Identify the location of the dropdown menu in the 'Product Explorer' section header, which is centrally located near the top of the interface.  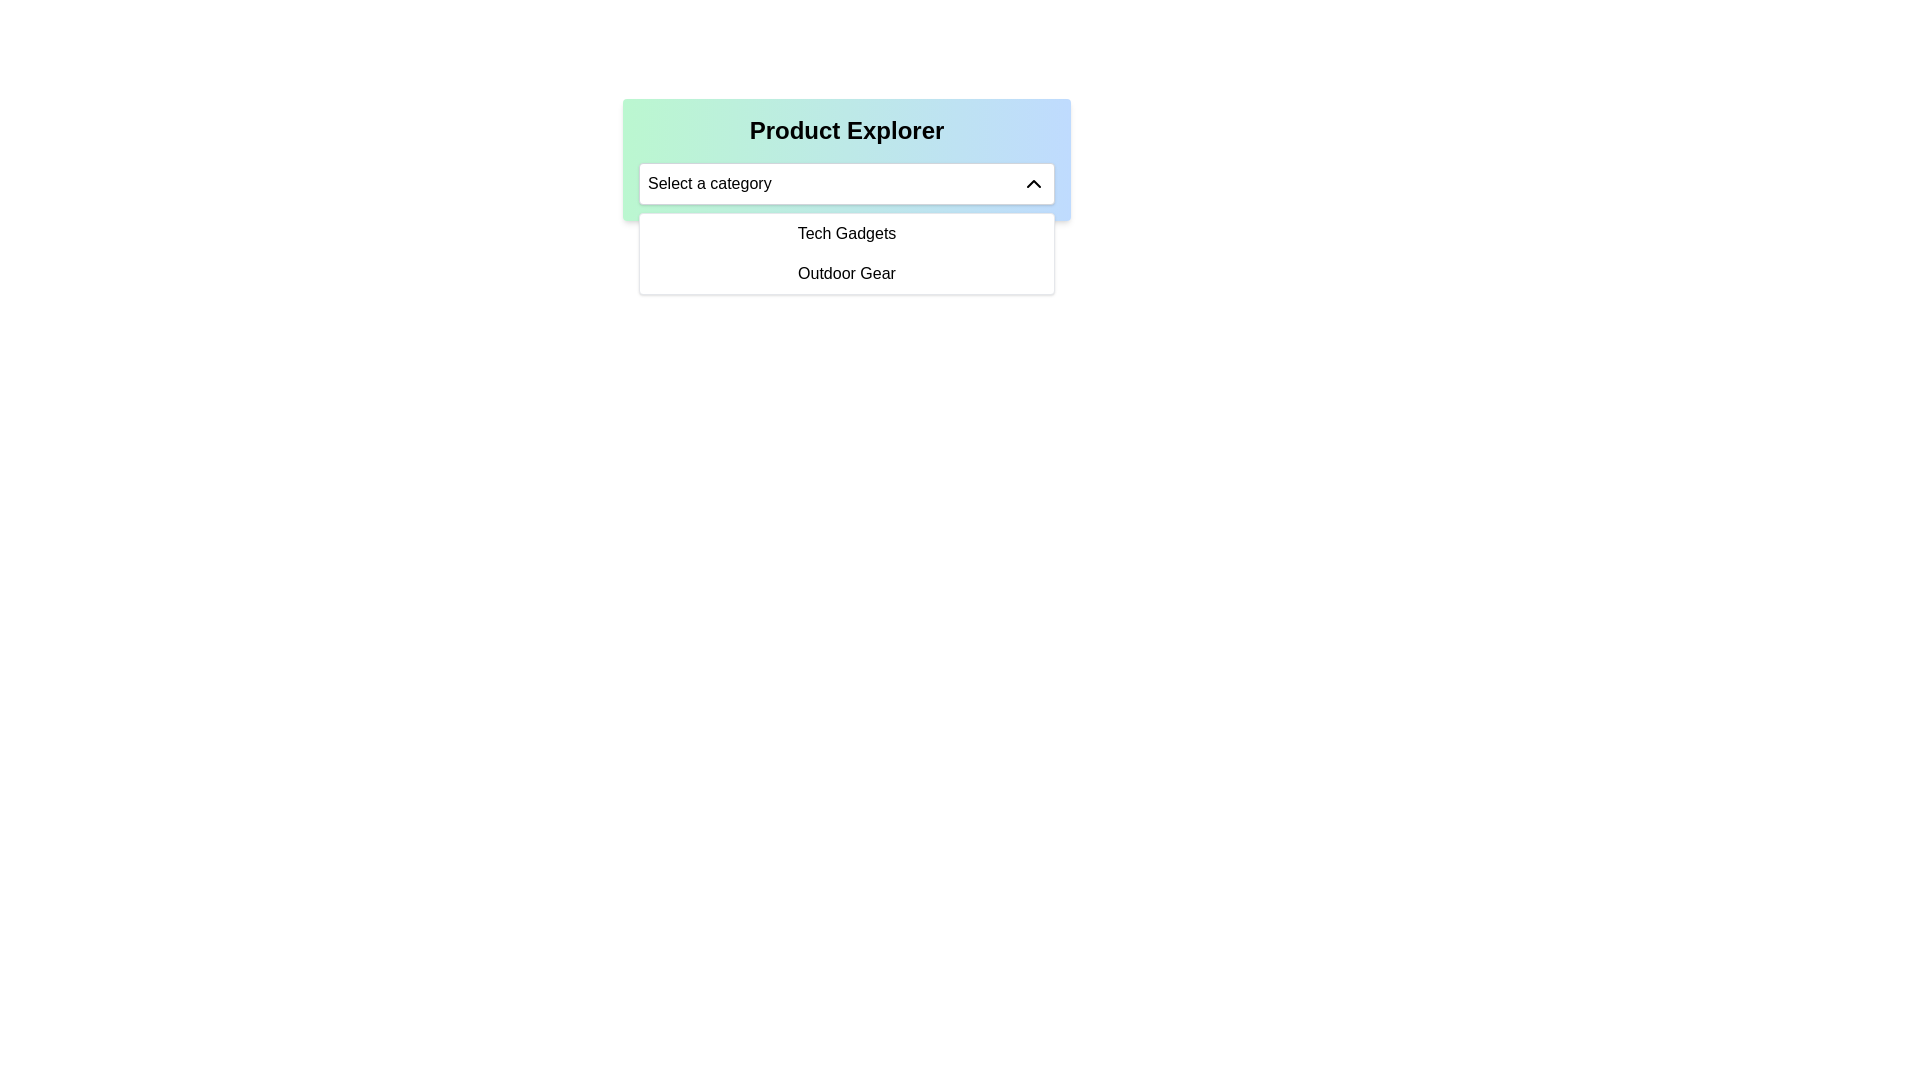
(846, 158).